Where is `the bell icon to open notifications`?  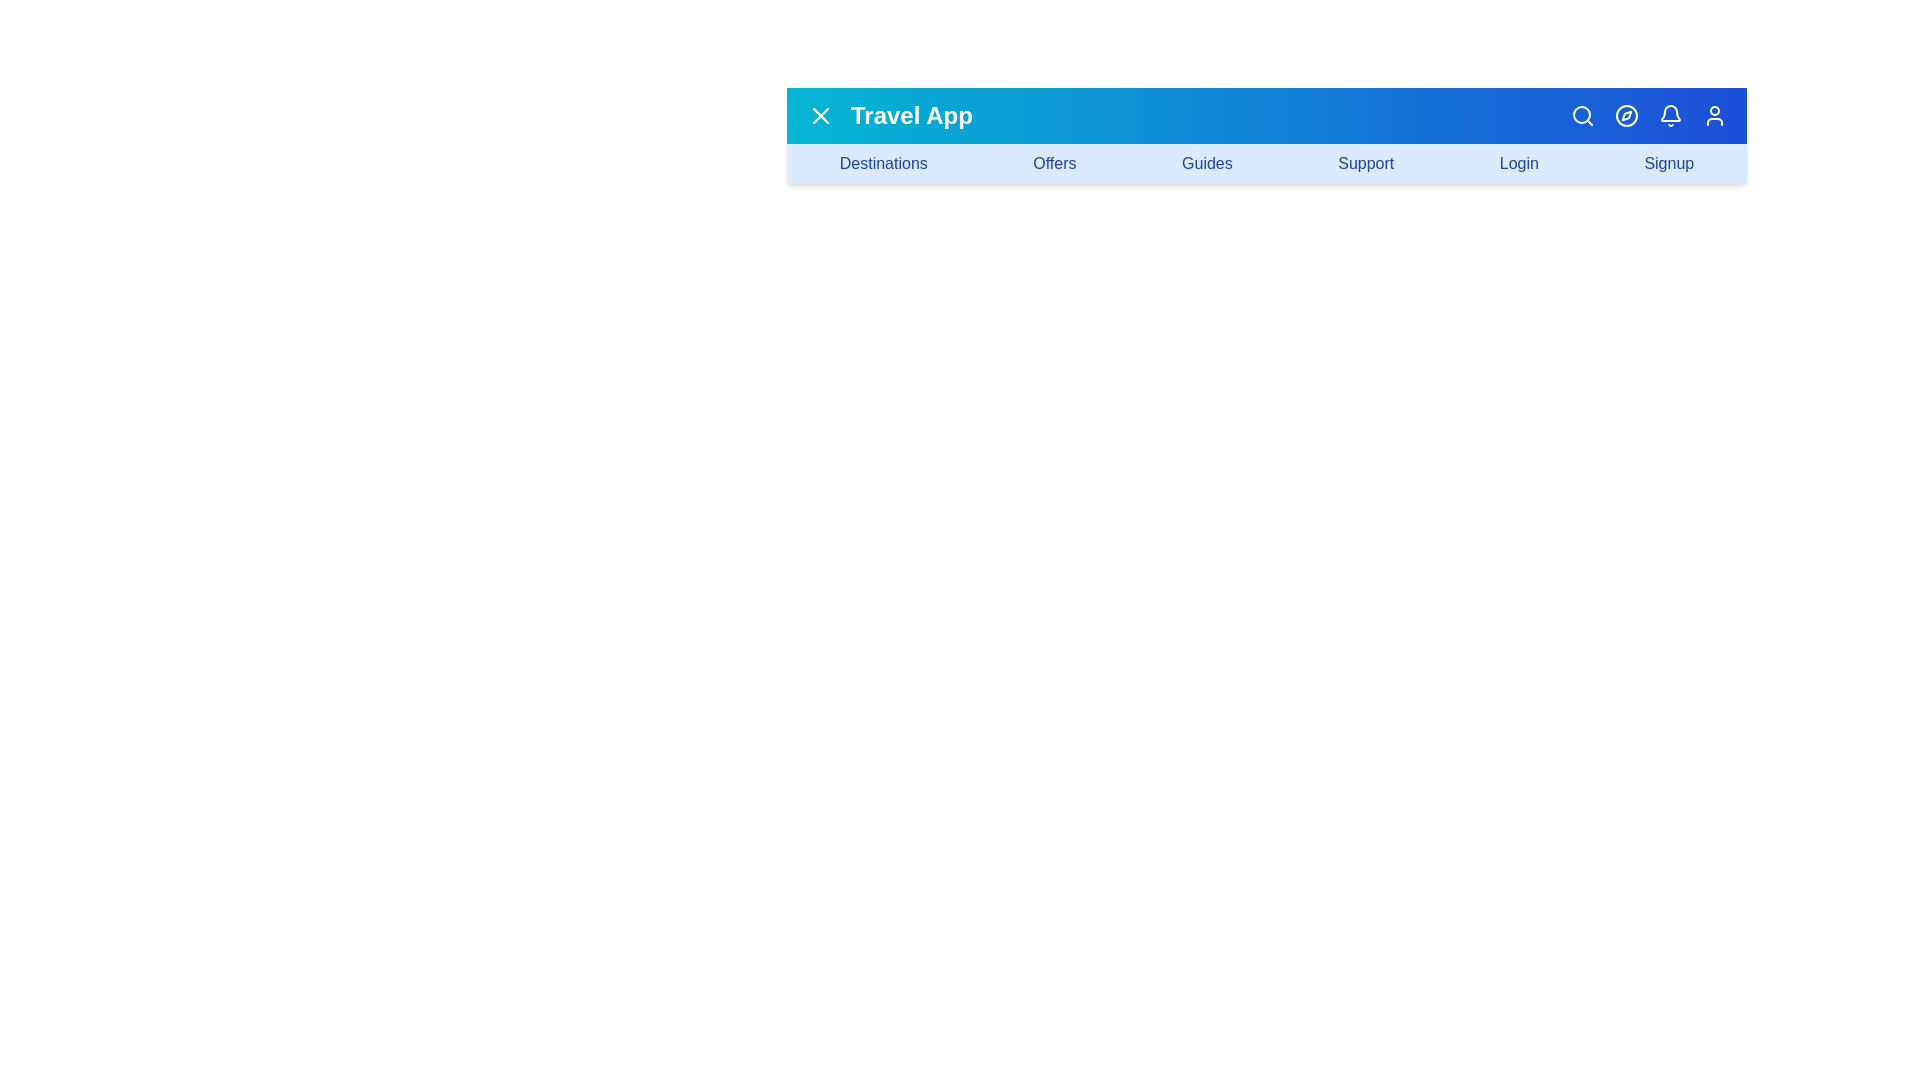
the bell icon to open notifications is located at coordinates (1670, 115).